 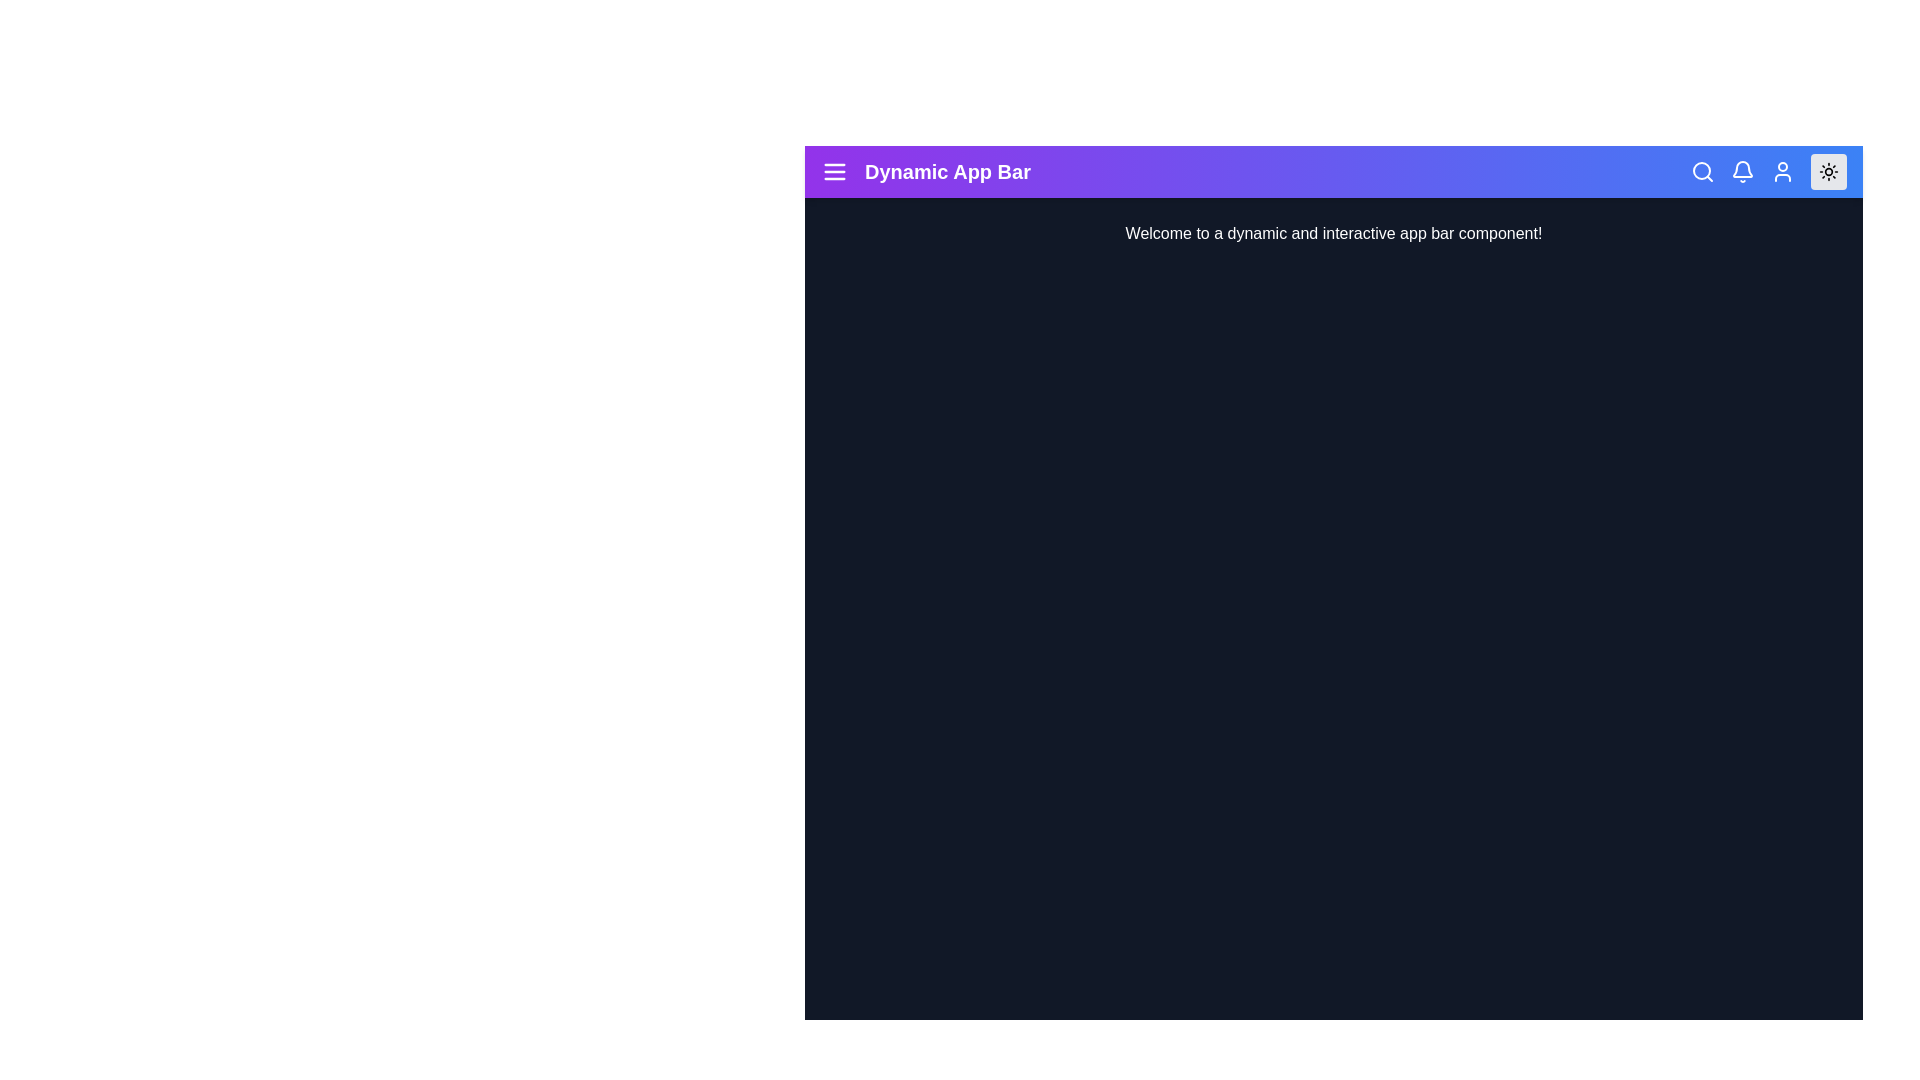 I want to click on the app title to select it, so click(x=945, y=171).